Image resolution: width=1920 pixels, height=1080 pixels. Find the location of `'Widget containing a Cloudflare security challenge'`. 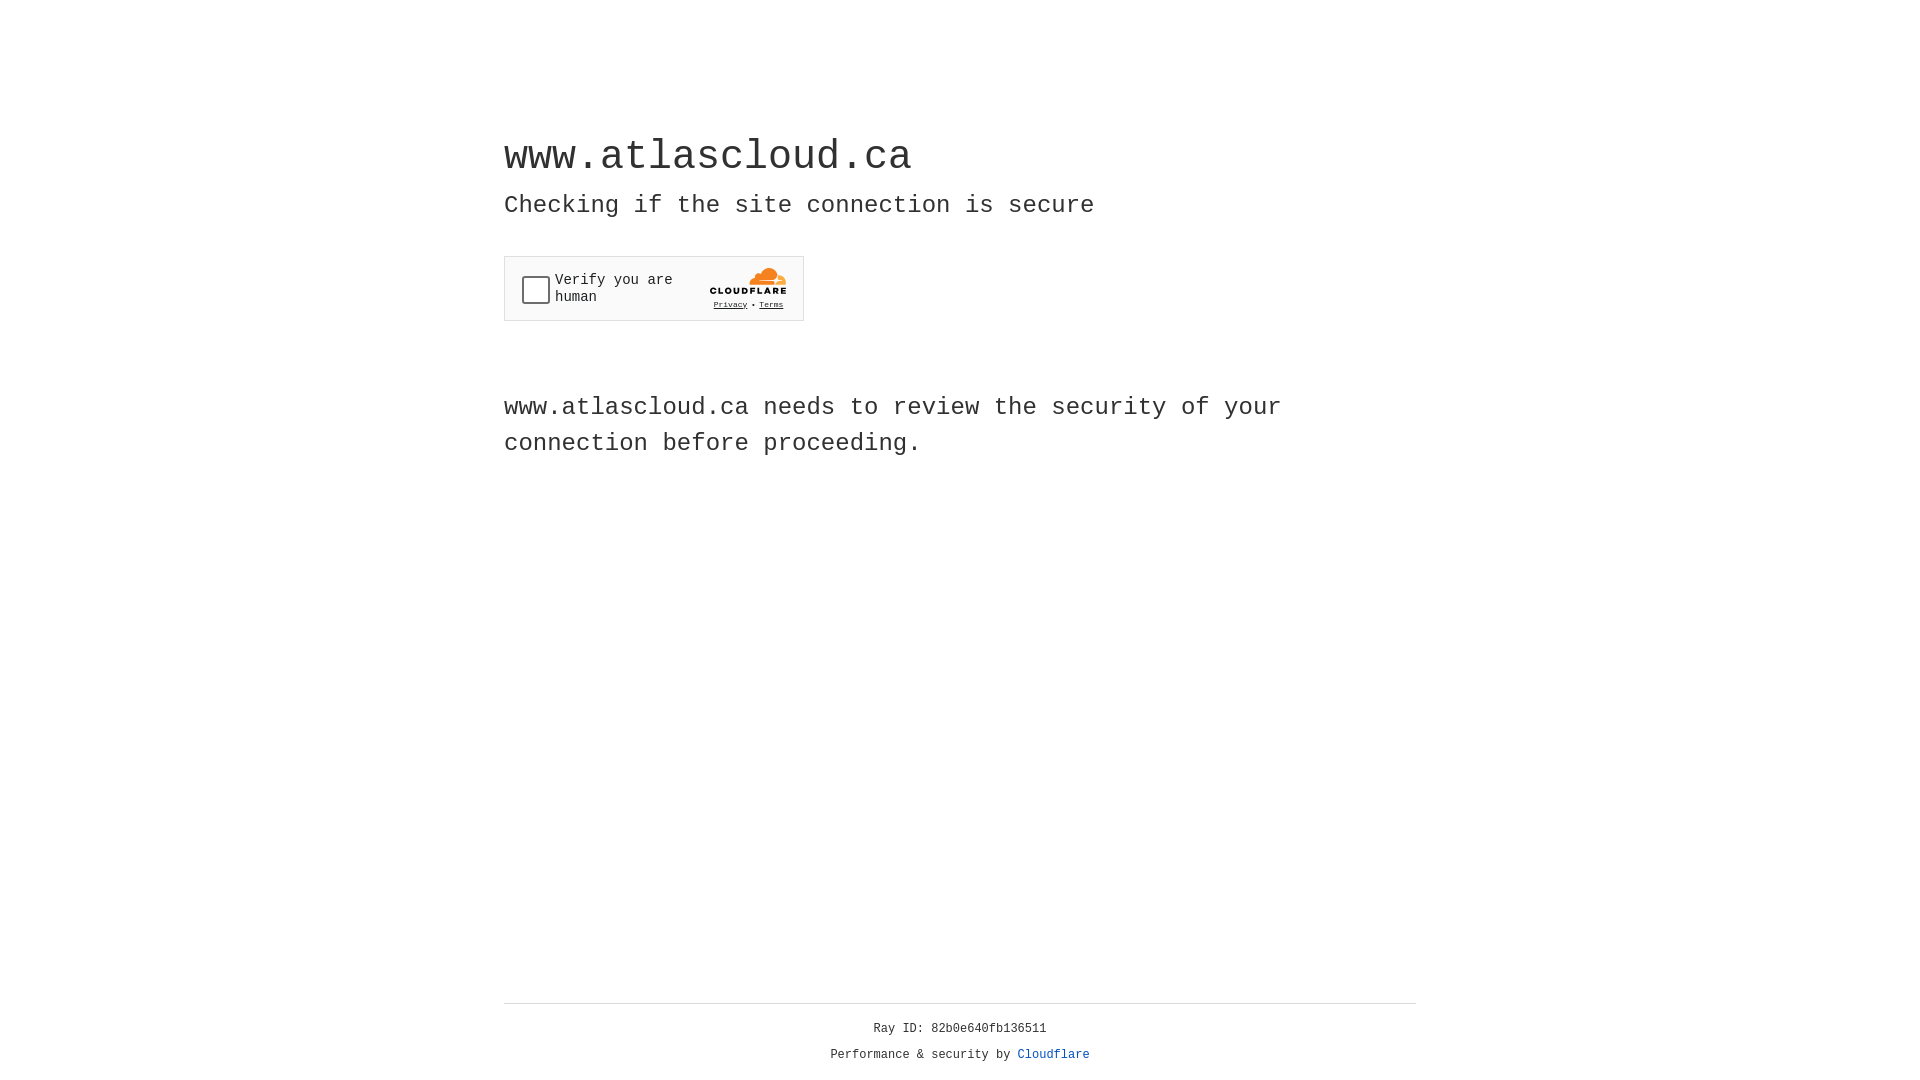

'Widget containing a Cloudflare security challenge' is located at coordinates (653, 288).